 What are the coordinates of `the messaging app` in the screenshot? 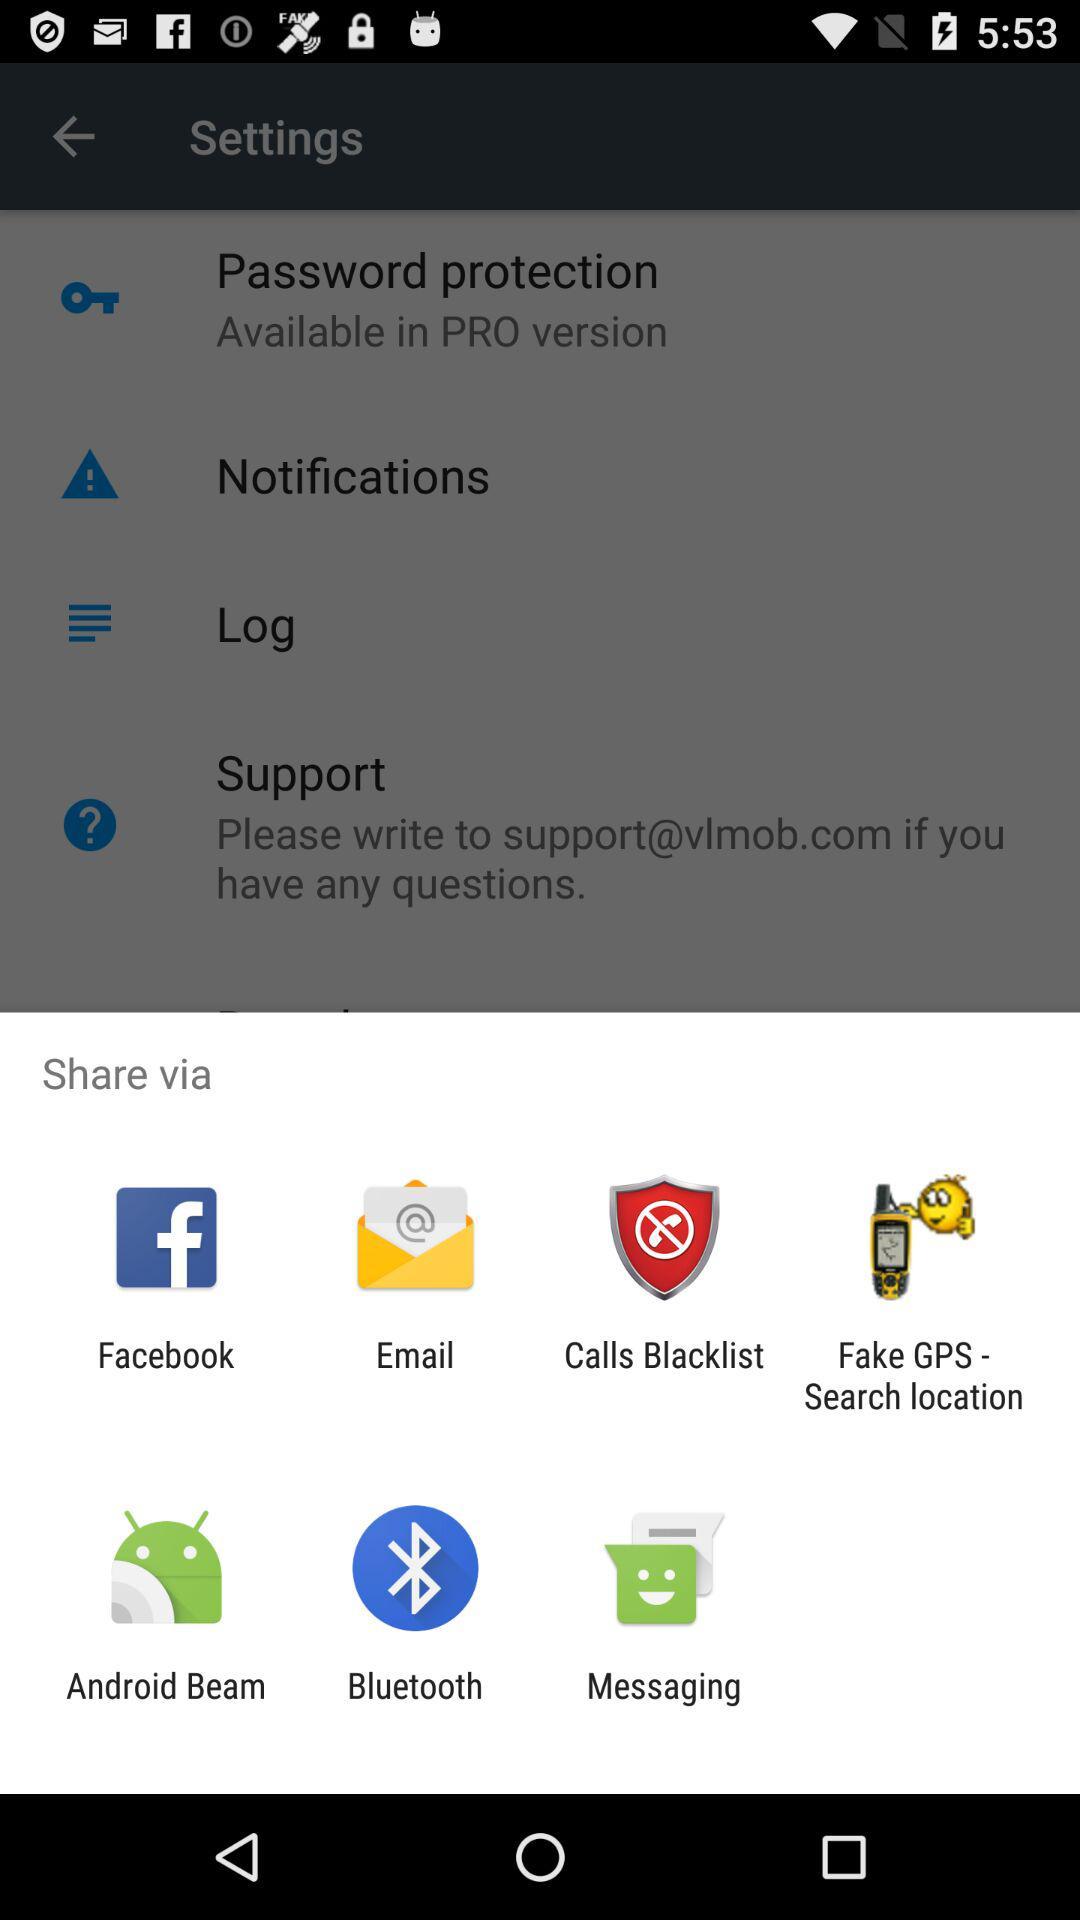 It's located at (664, 1705).